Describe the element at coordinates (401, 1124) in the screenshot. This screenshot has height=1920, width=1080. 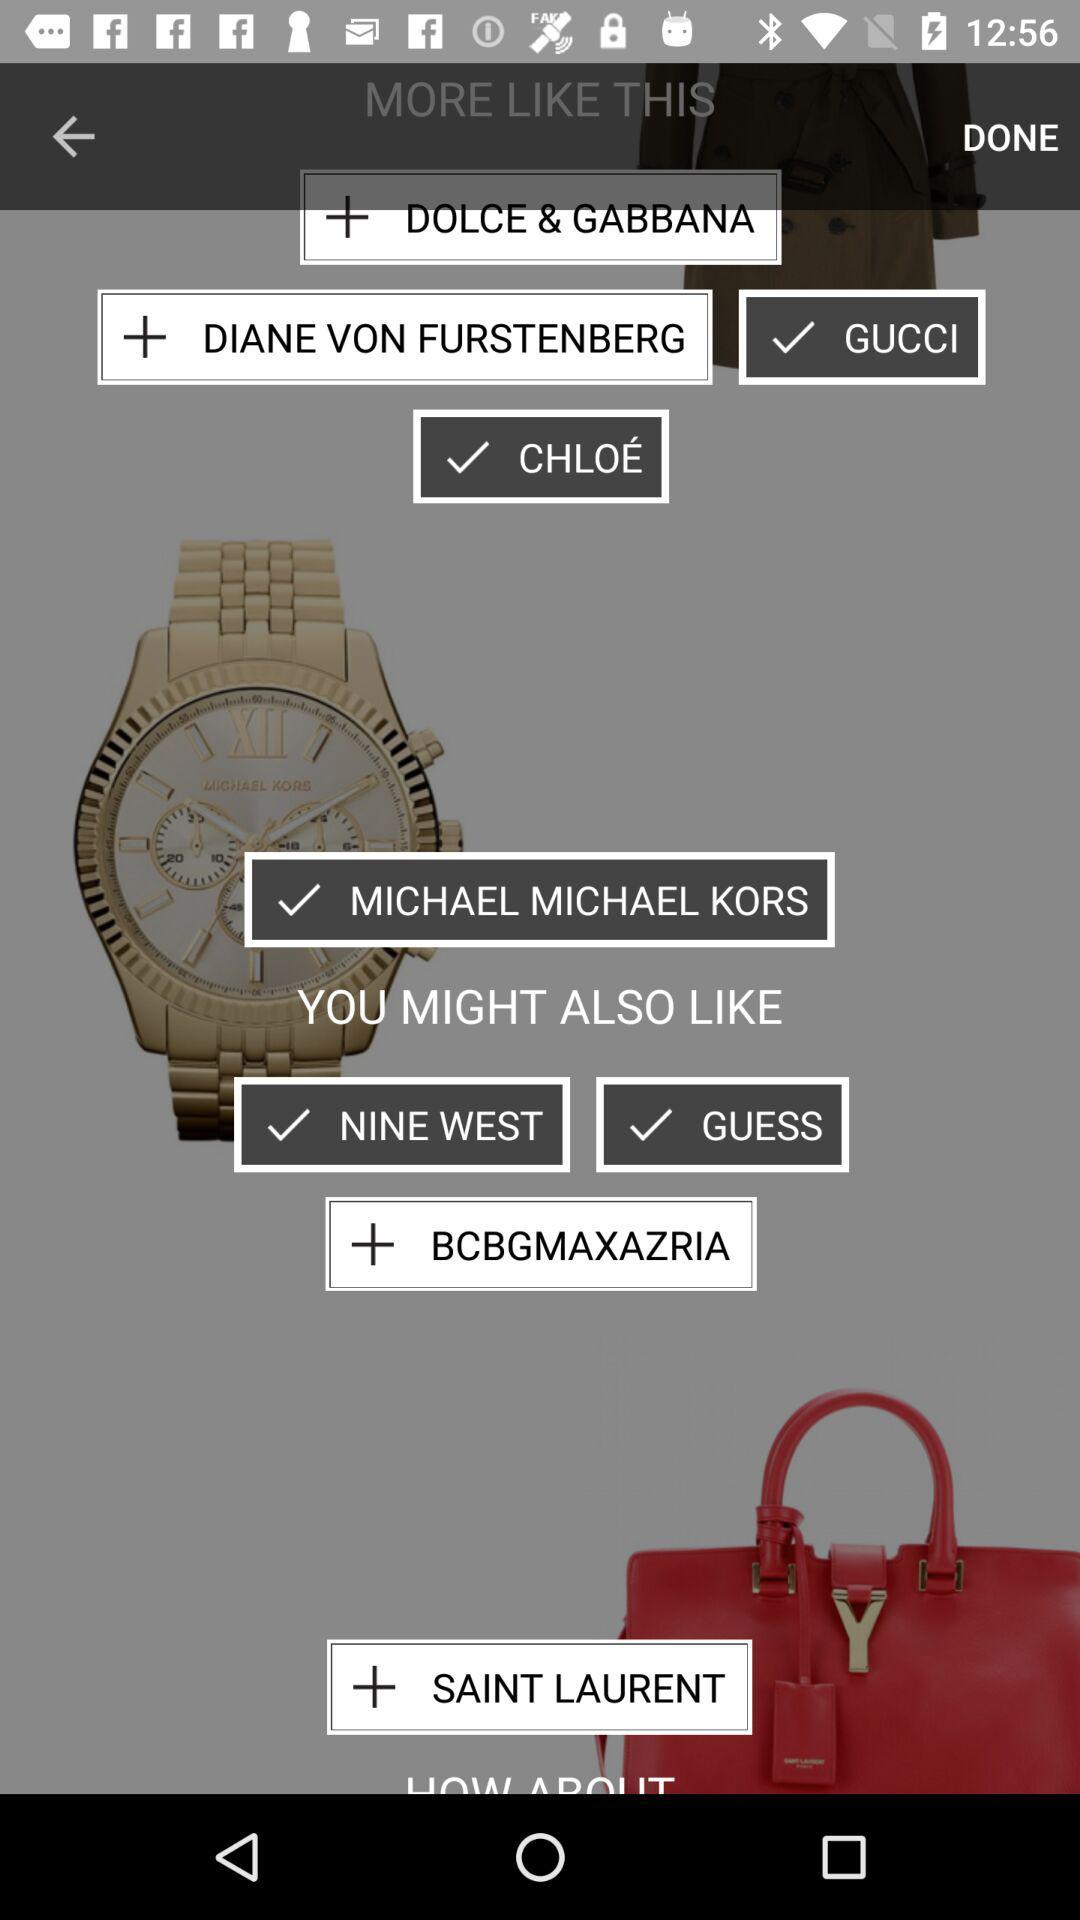
I see `the nine west` at that location.